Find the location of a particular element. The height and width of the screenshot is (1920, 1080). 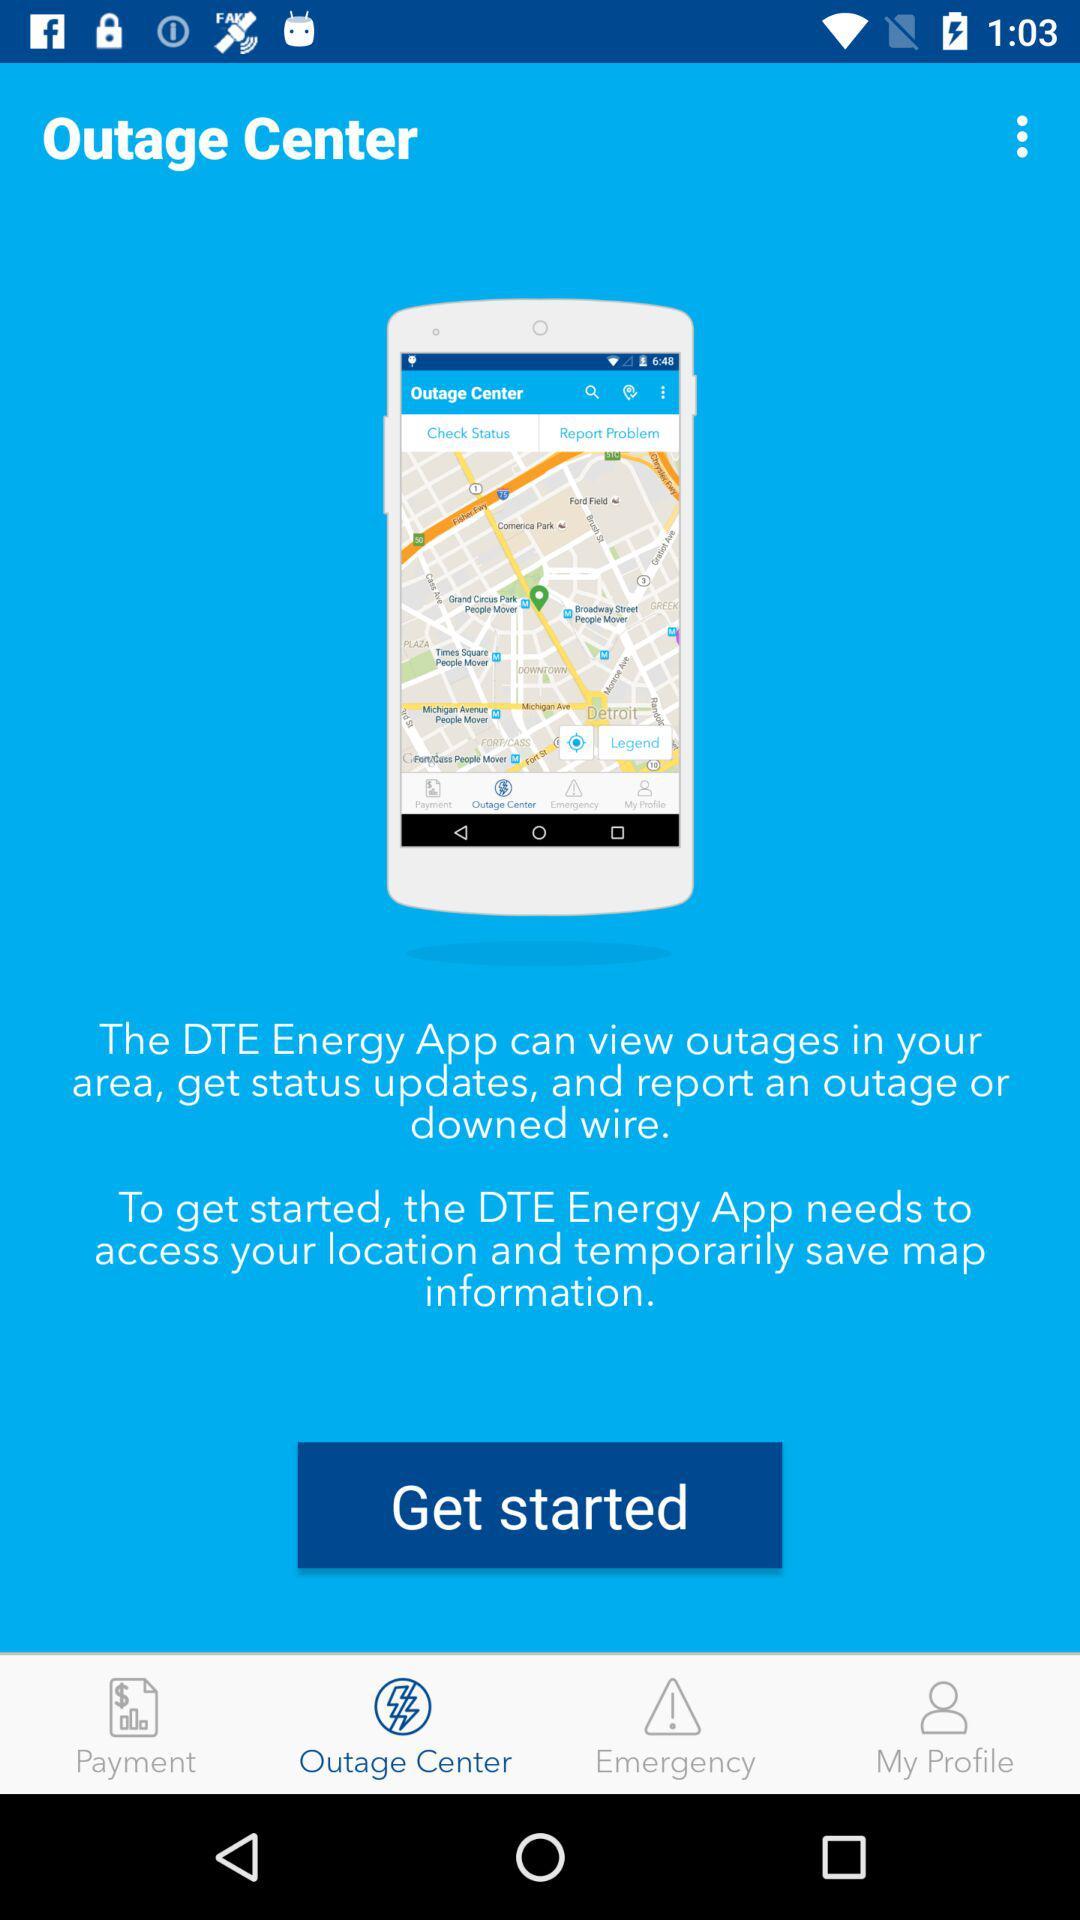

emergency is located at coordinates (675, 1723).